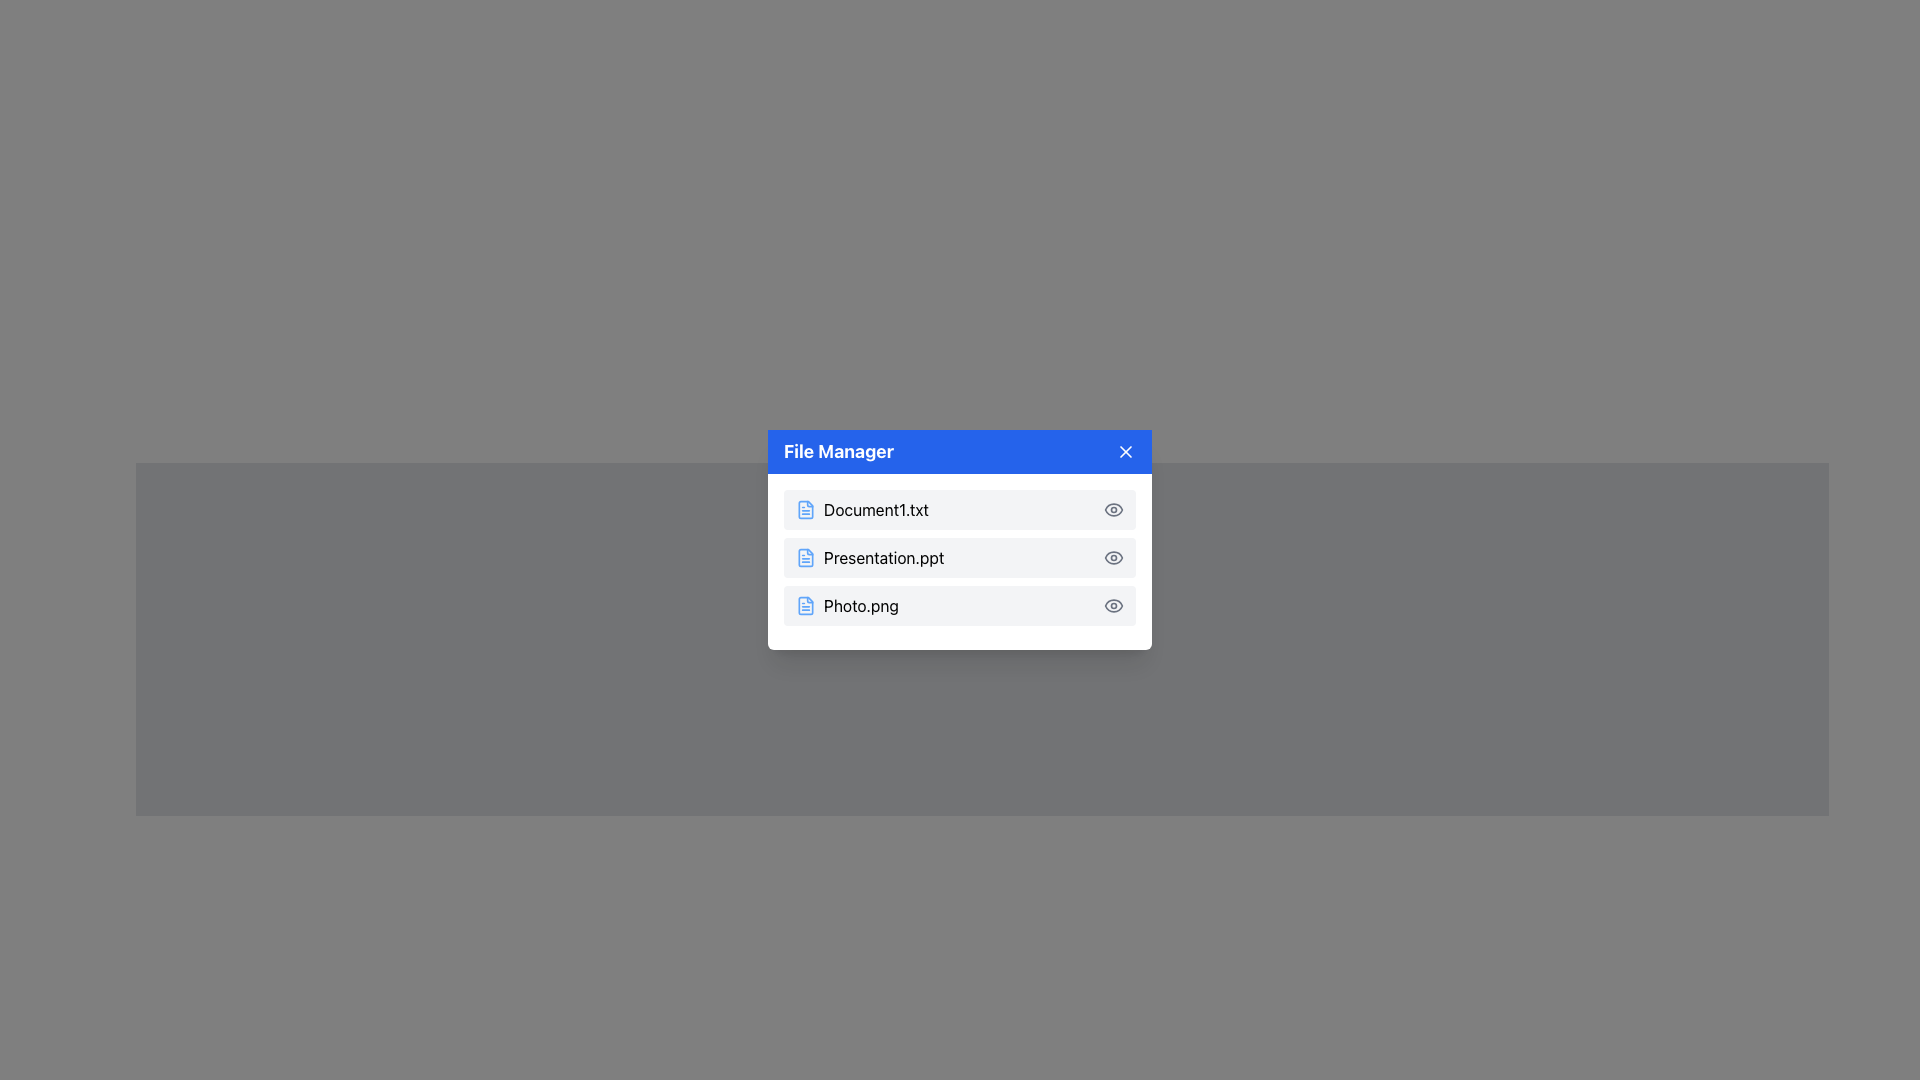 The width and height of the screenshot is (1920, 1080). Describe the element at coordinates (1112, 508) in the screenshot. I see `the eye icon located on the far right of the row corresponding to 'Document1.txt'` at that location.